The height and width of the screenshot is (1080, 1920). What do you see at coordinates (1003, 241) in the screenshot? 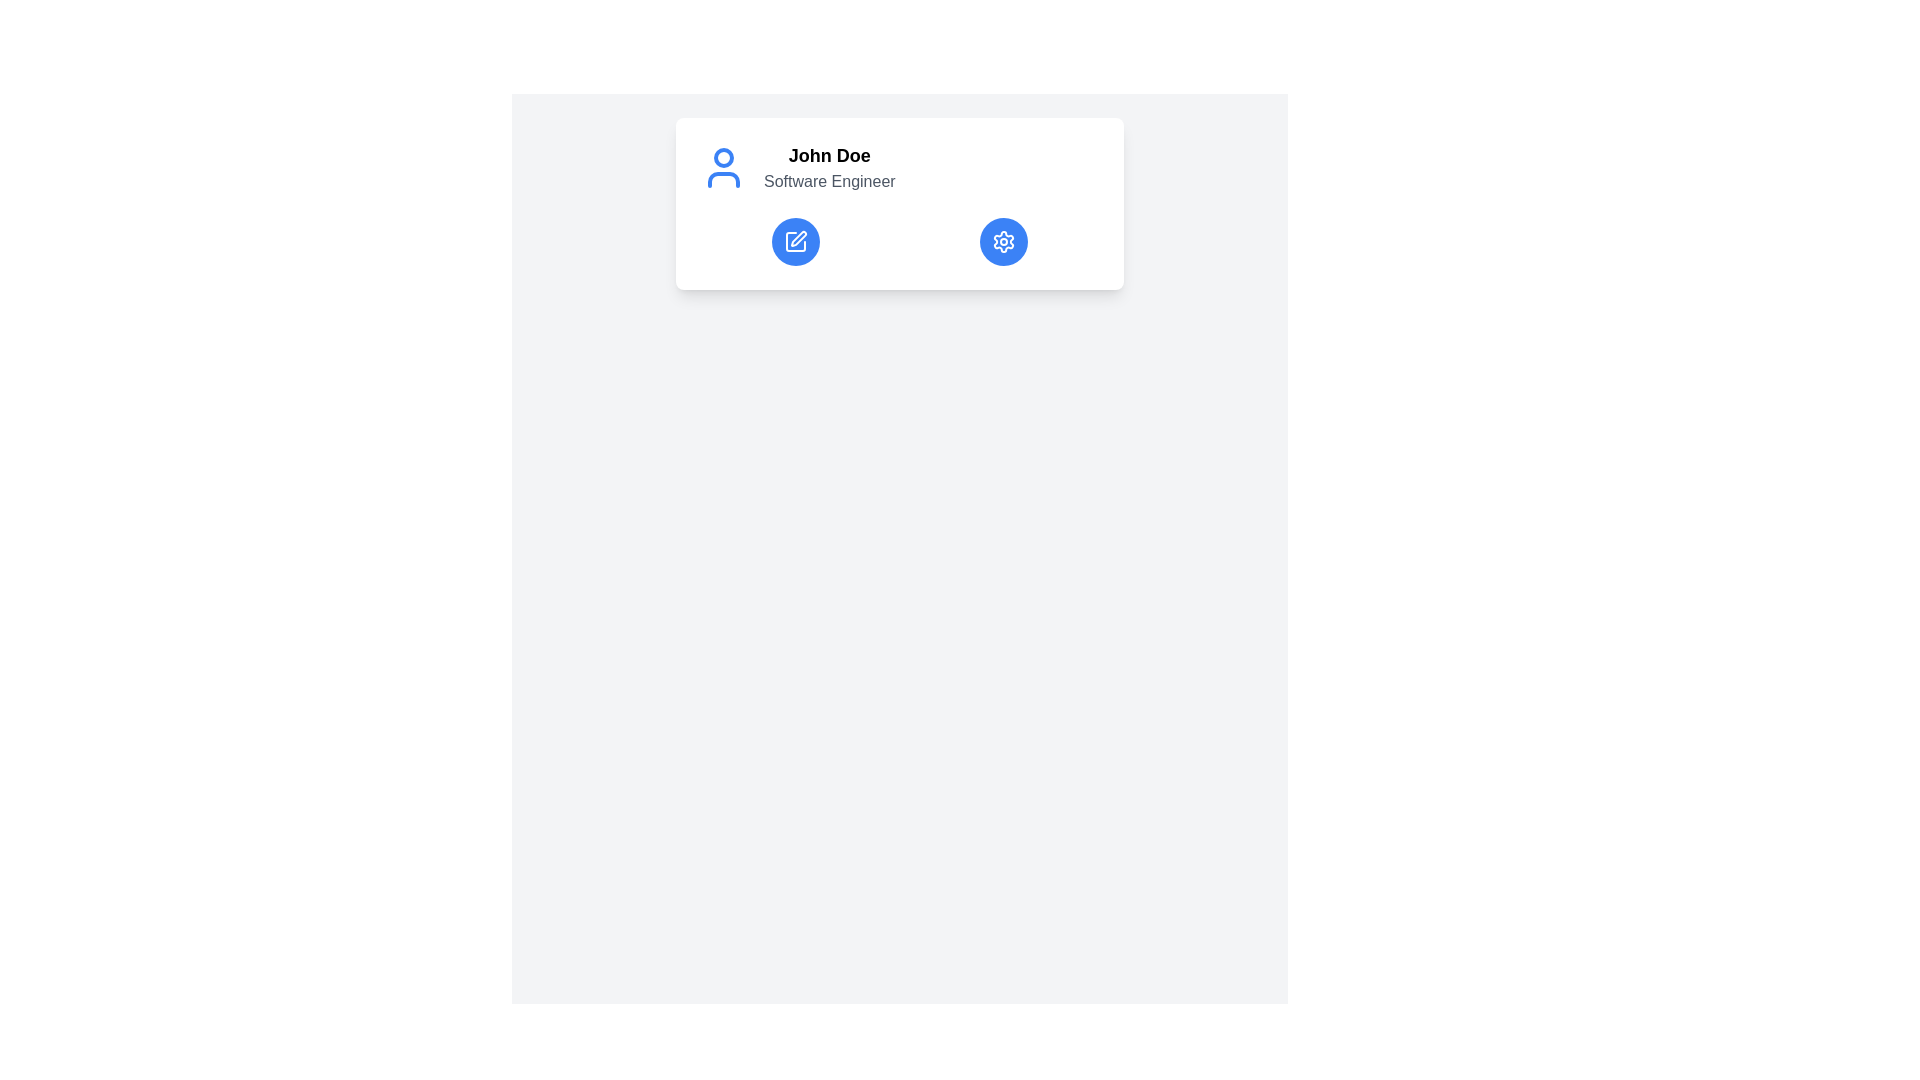
I see `the blue circular button with a gear icon located at the bottom-right of the user's profile card` at bounding box center [1003, 241].